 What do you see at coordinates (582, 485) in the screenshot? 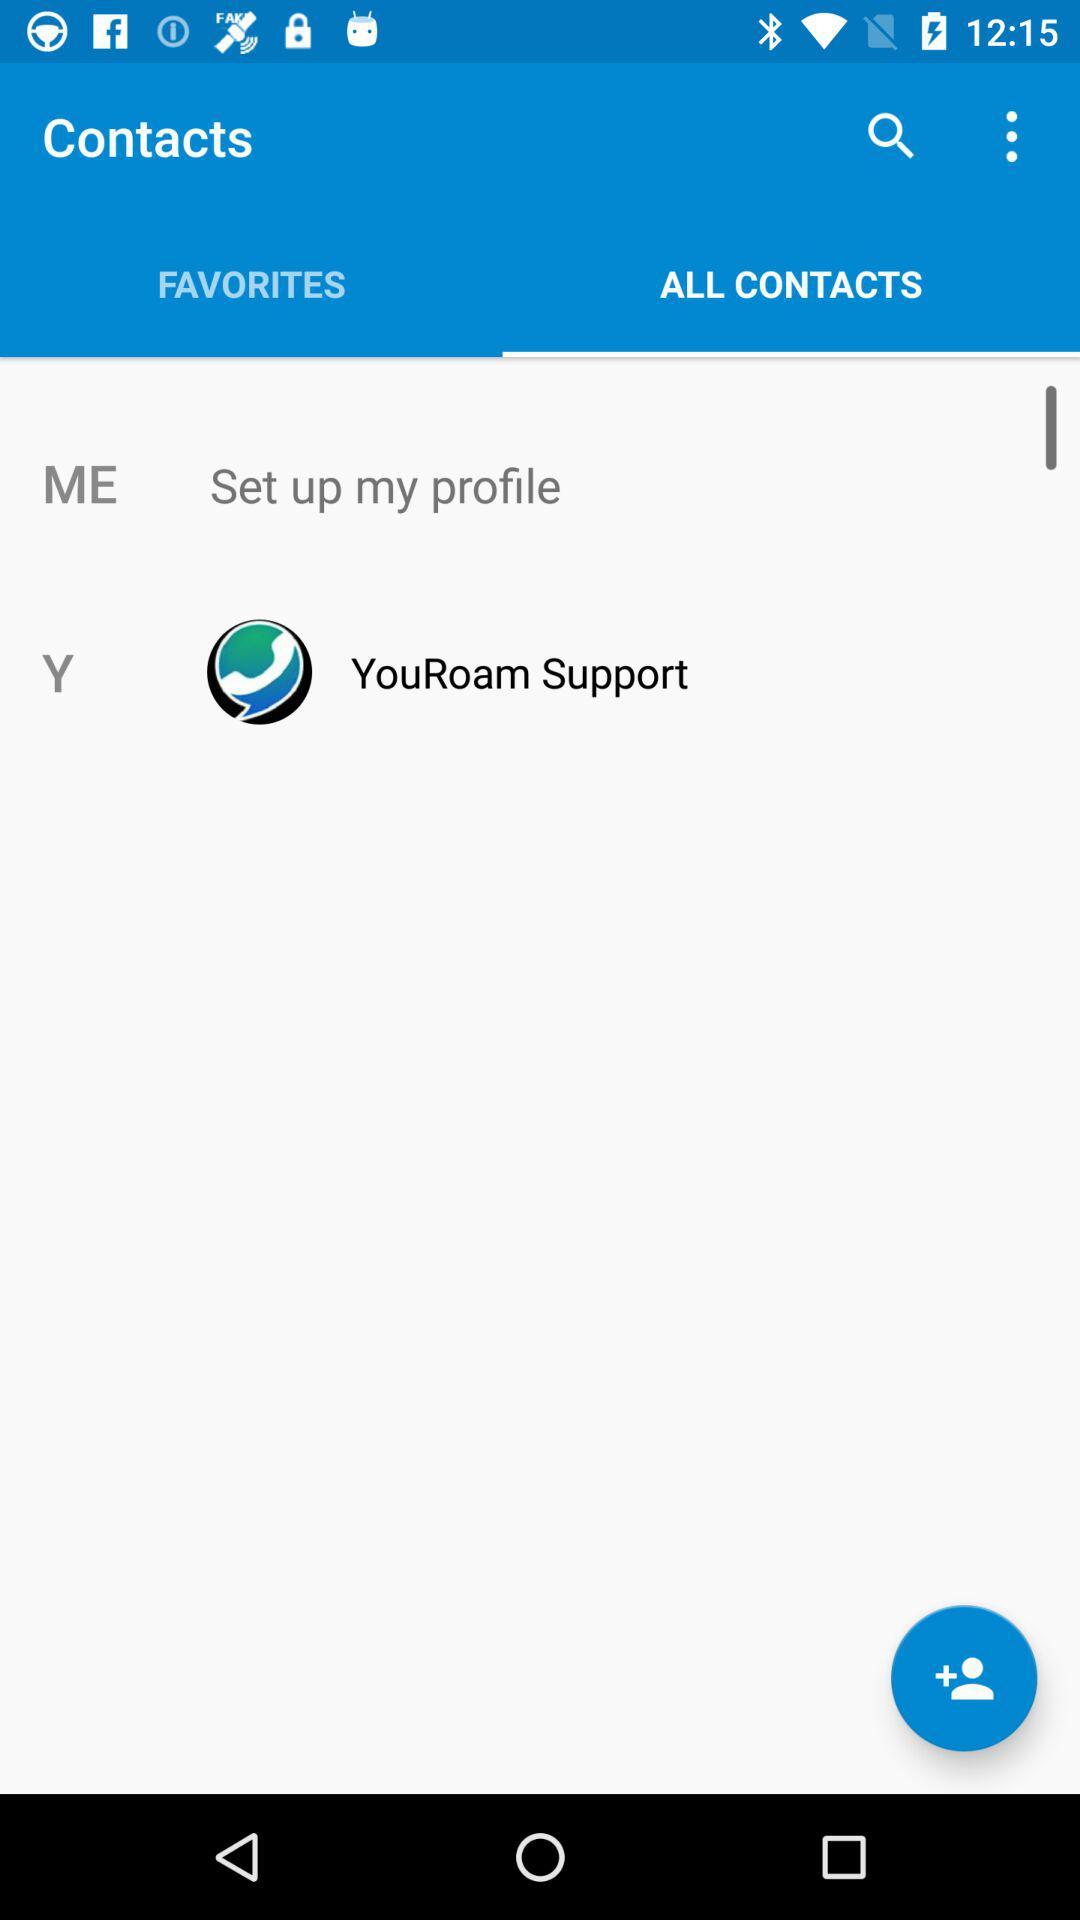
I see `set up my item` at bounding box center [582, 485].